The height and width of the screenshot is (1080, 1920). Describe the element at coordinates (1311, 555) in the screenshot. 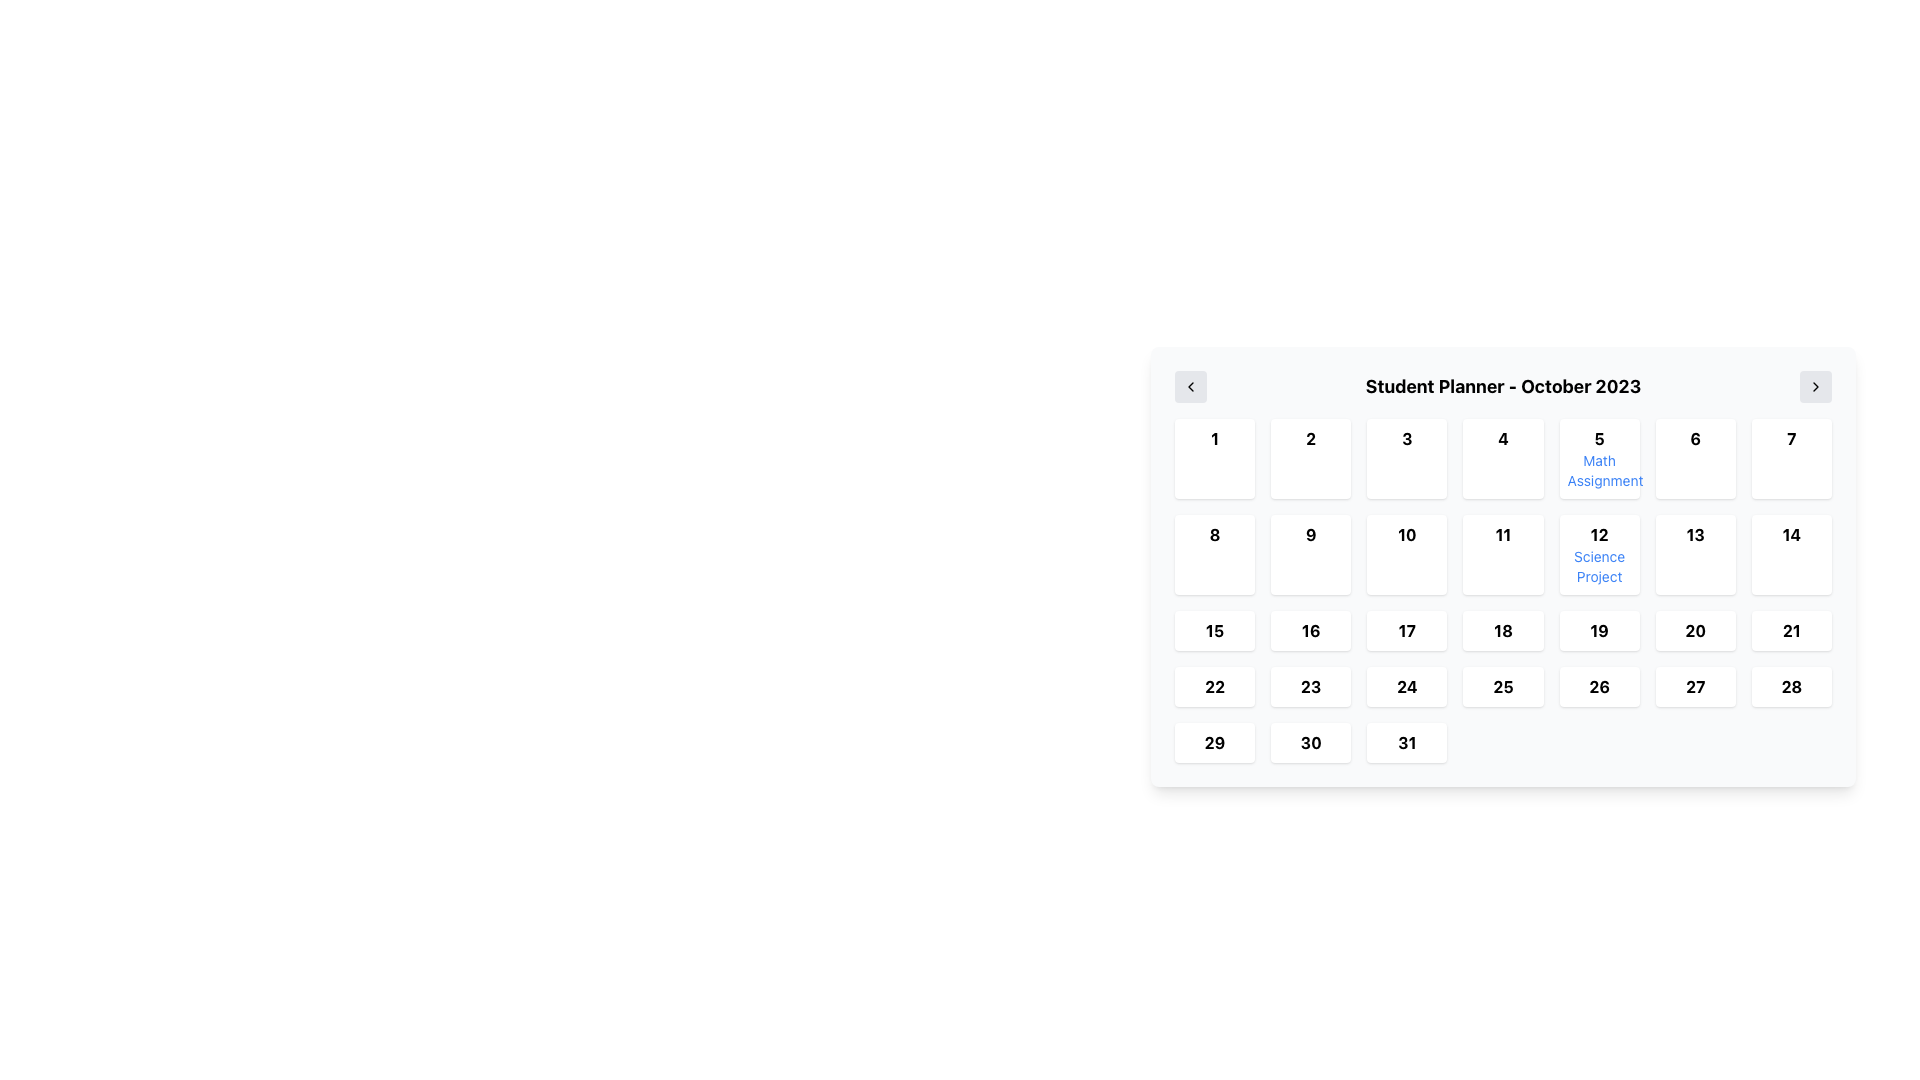

I see `the Calendar day box representing the 9th day in the monthly calendar view, located in the second column of the second row` at that location.